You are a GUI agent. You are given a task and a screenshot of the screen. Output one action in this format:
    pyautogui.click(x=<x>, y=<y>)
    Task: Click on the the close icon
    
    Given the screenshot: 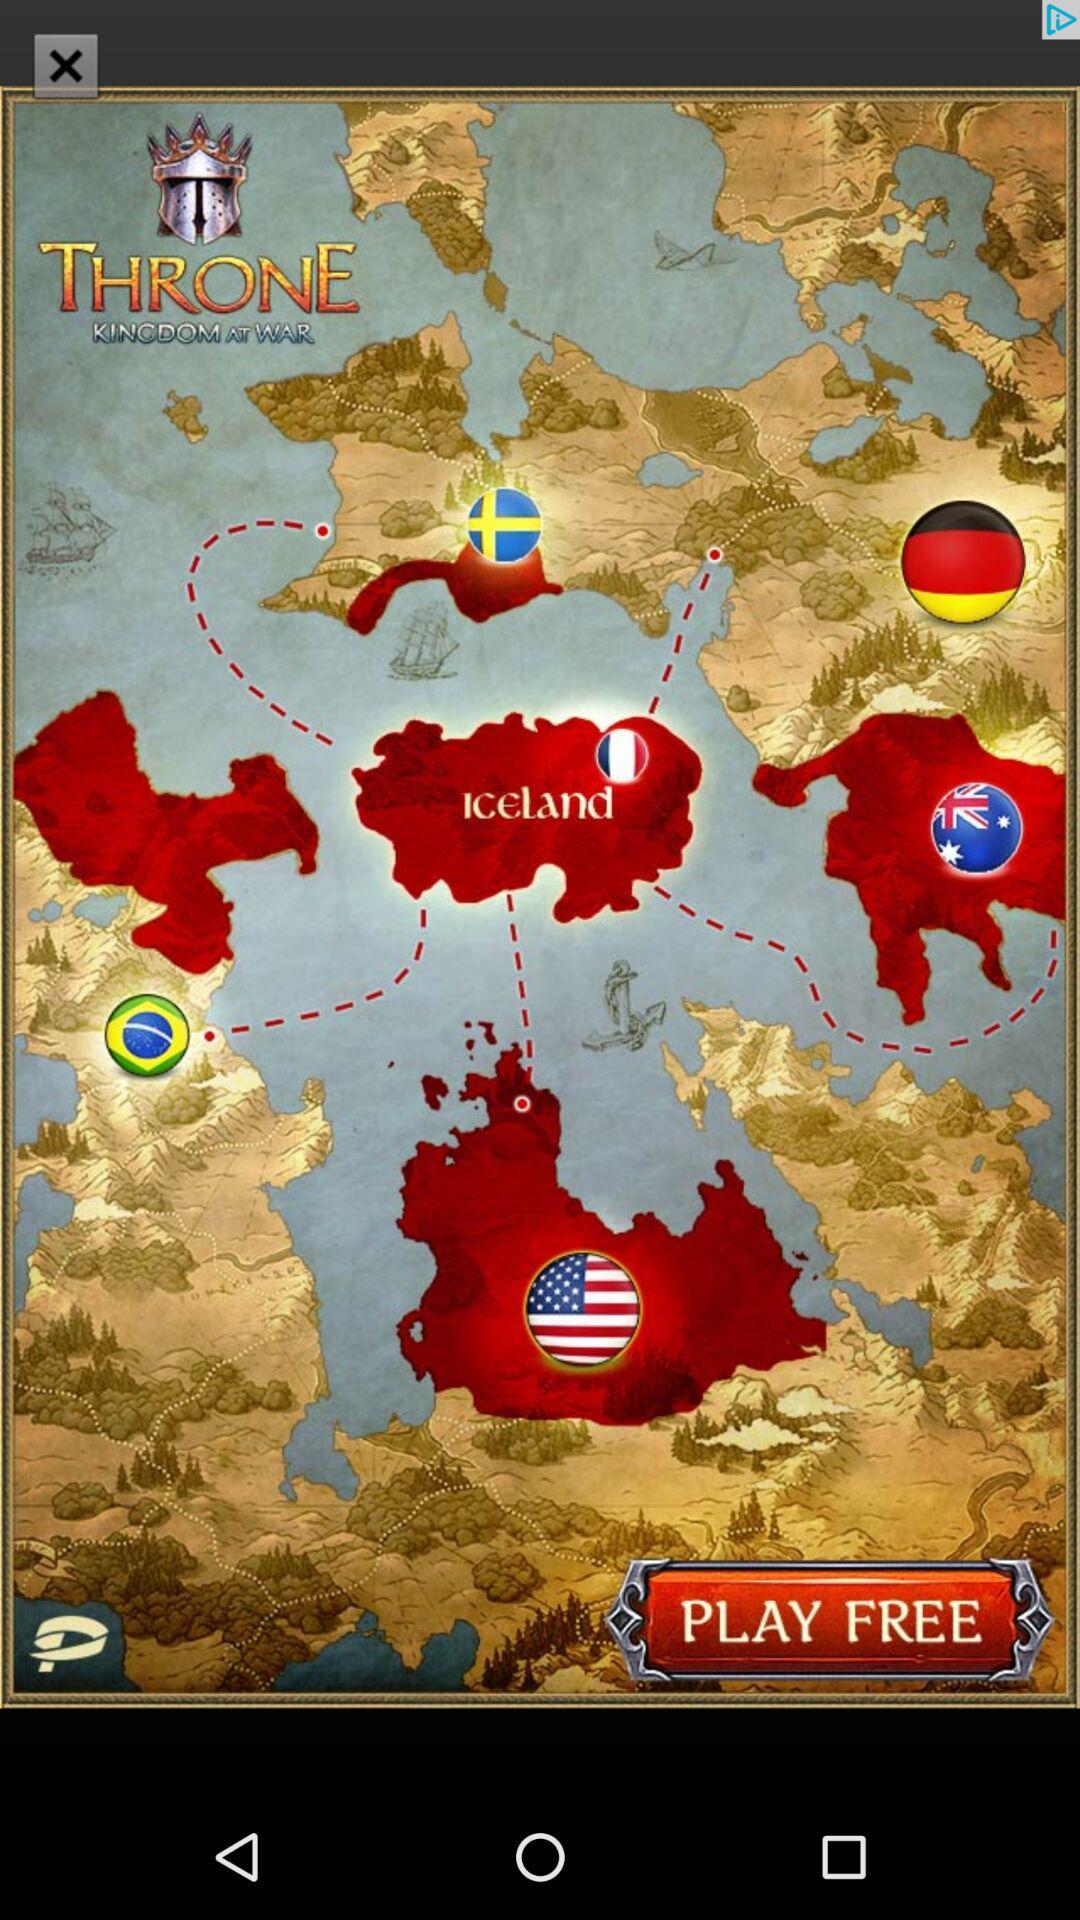 What is the action you would take?
    pyautogui.click(x=64, y=70)
    